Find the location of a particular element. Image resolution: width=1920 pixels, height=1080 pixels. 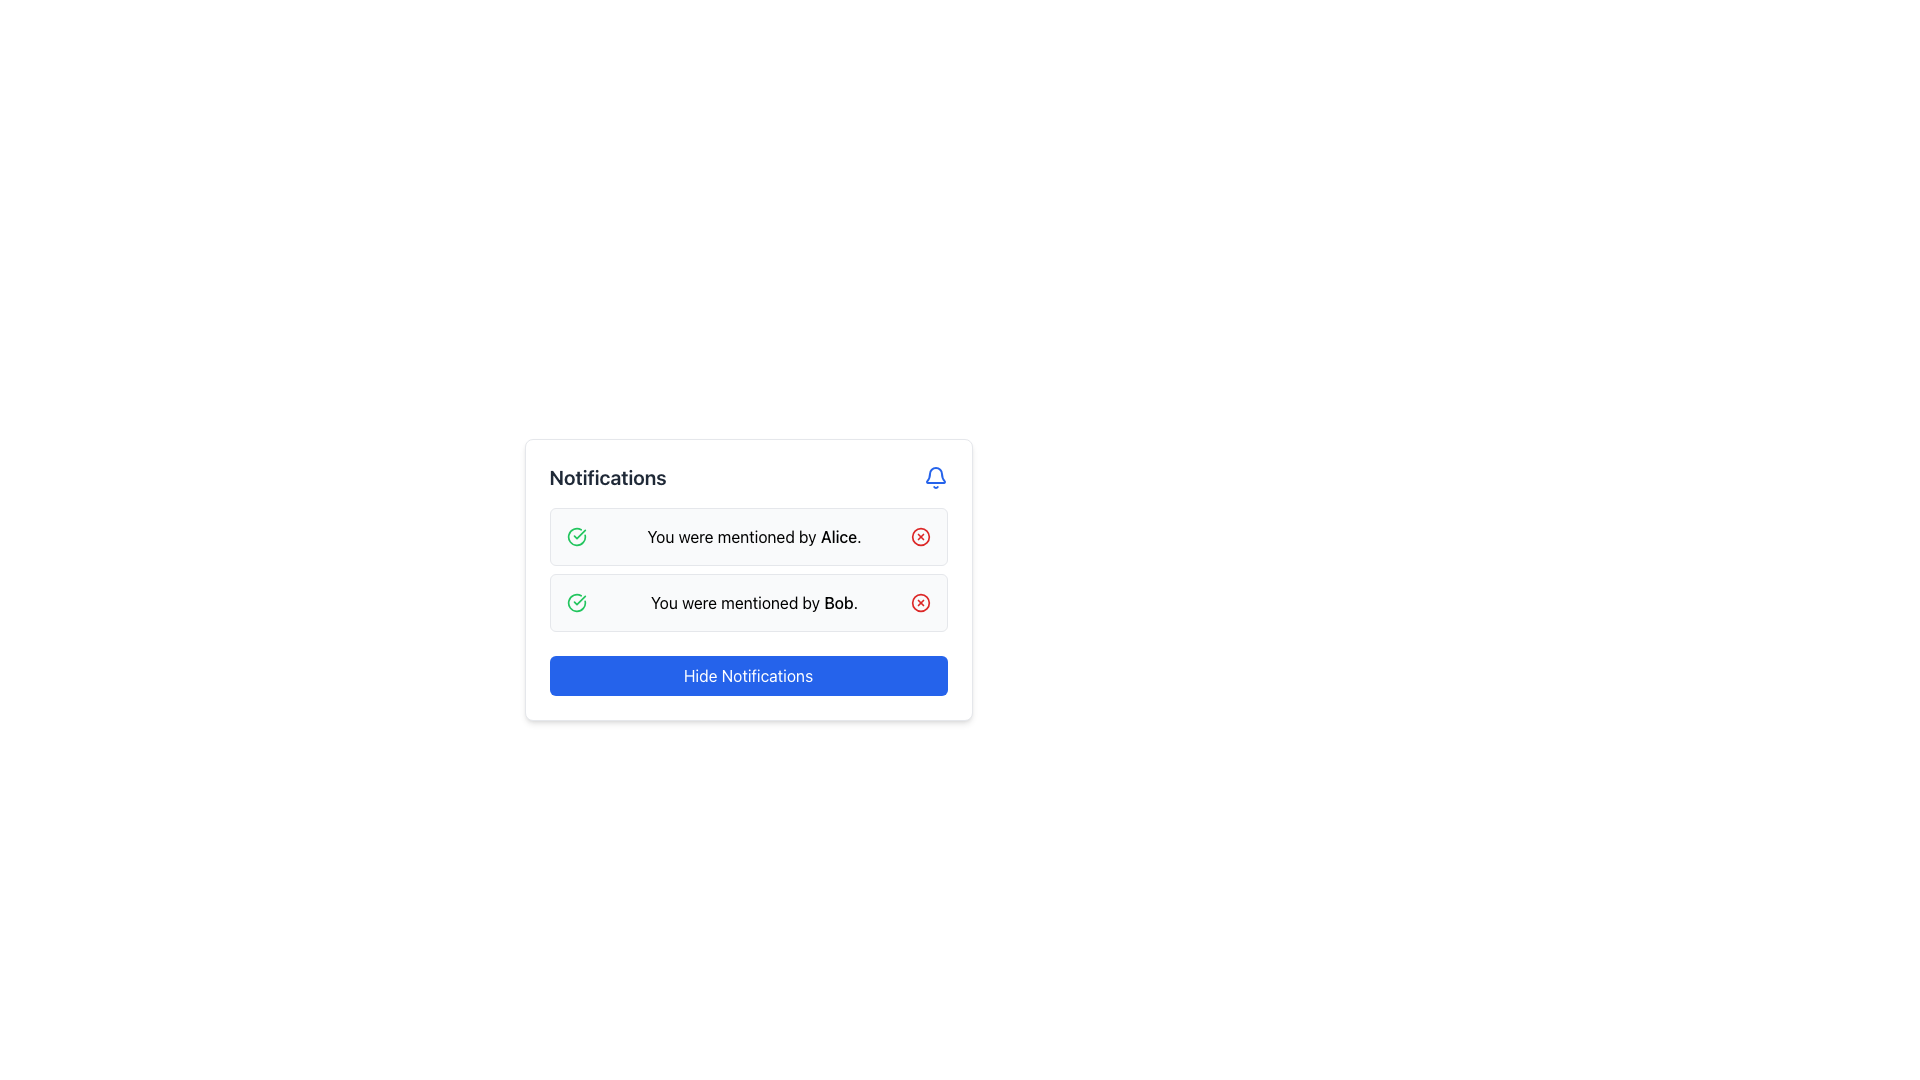

the text element that informs the user about a mention from 'Bob' in the second notification card, positioned between a green tick icon and a red close icon is located at coordinates (753, 601).